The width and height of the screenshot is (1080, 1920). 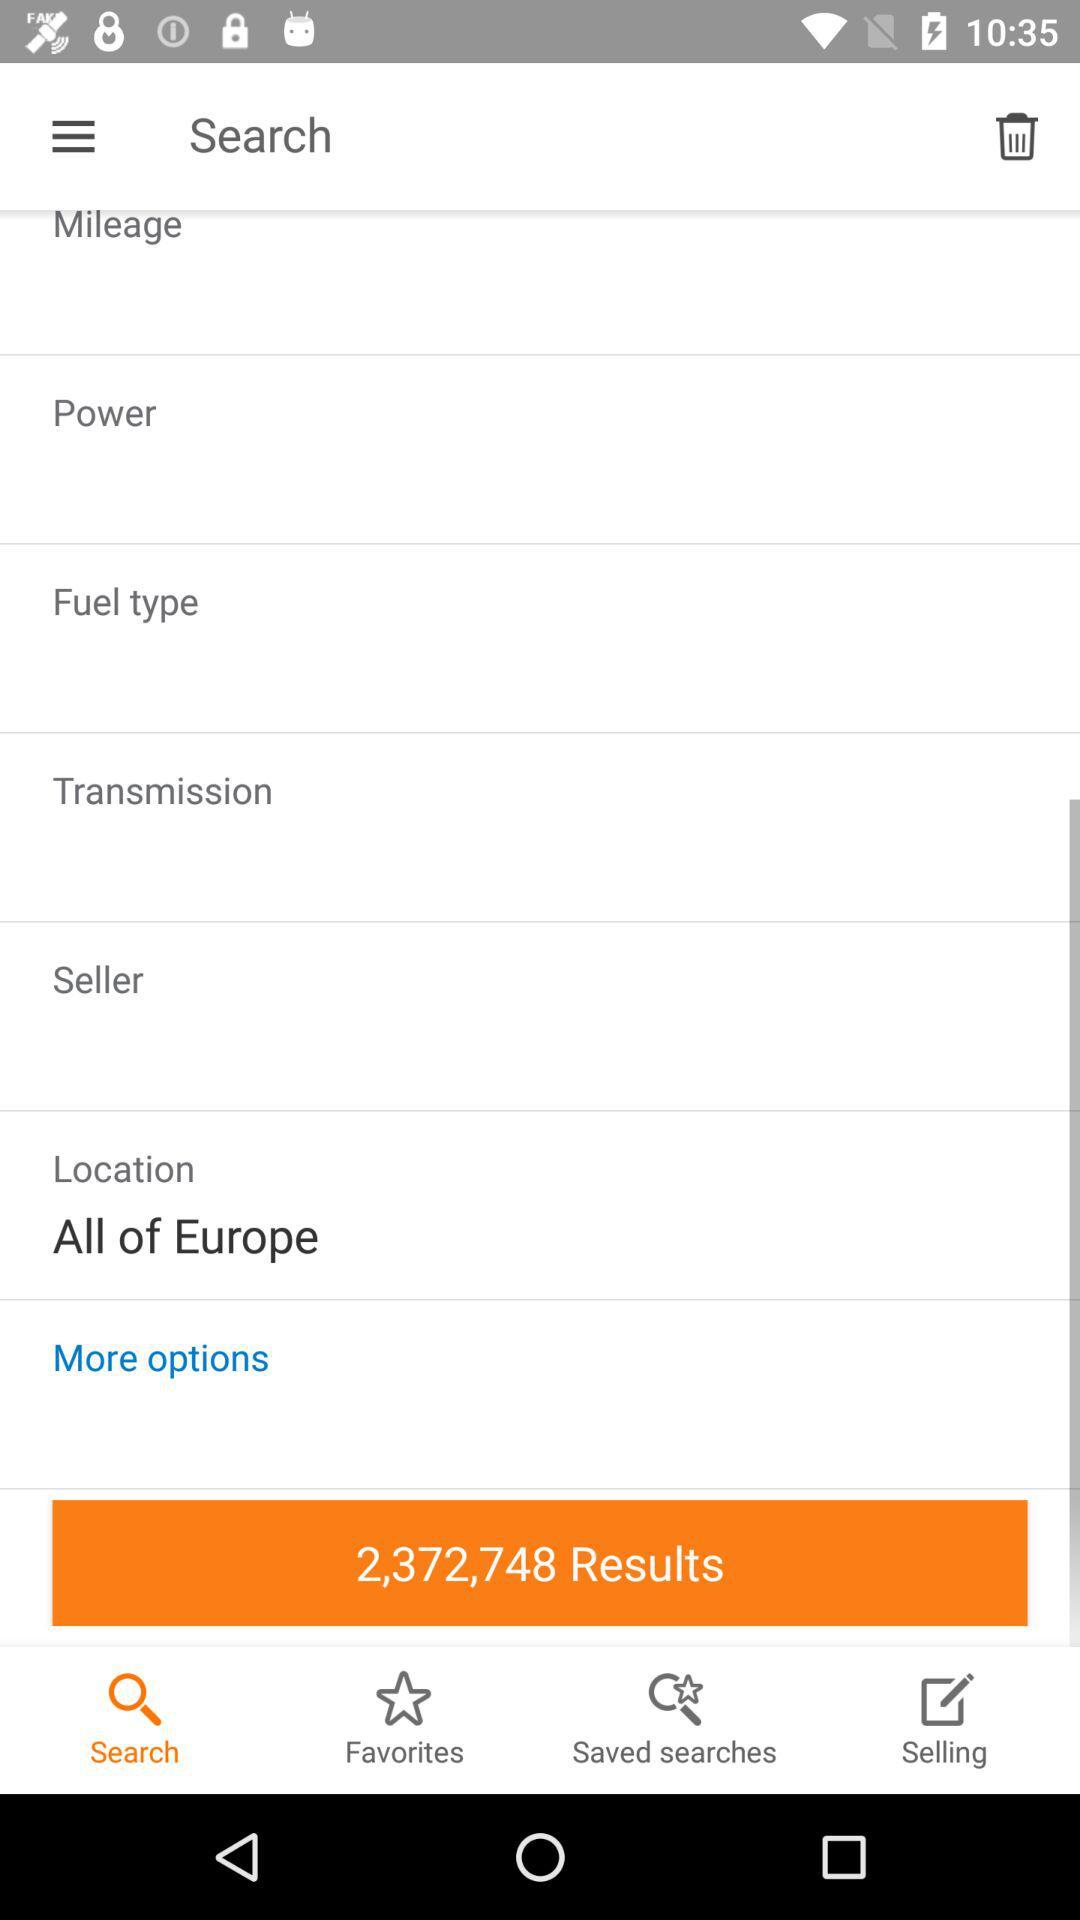 What do you see at coordinates (1017, 135) in the screenshot?
I see `the icon above the mileage item` at bounding box center [1017, 135].